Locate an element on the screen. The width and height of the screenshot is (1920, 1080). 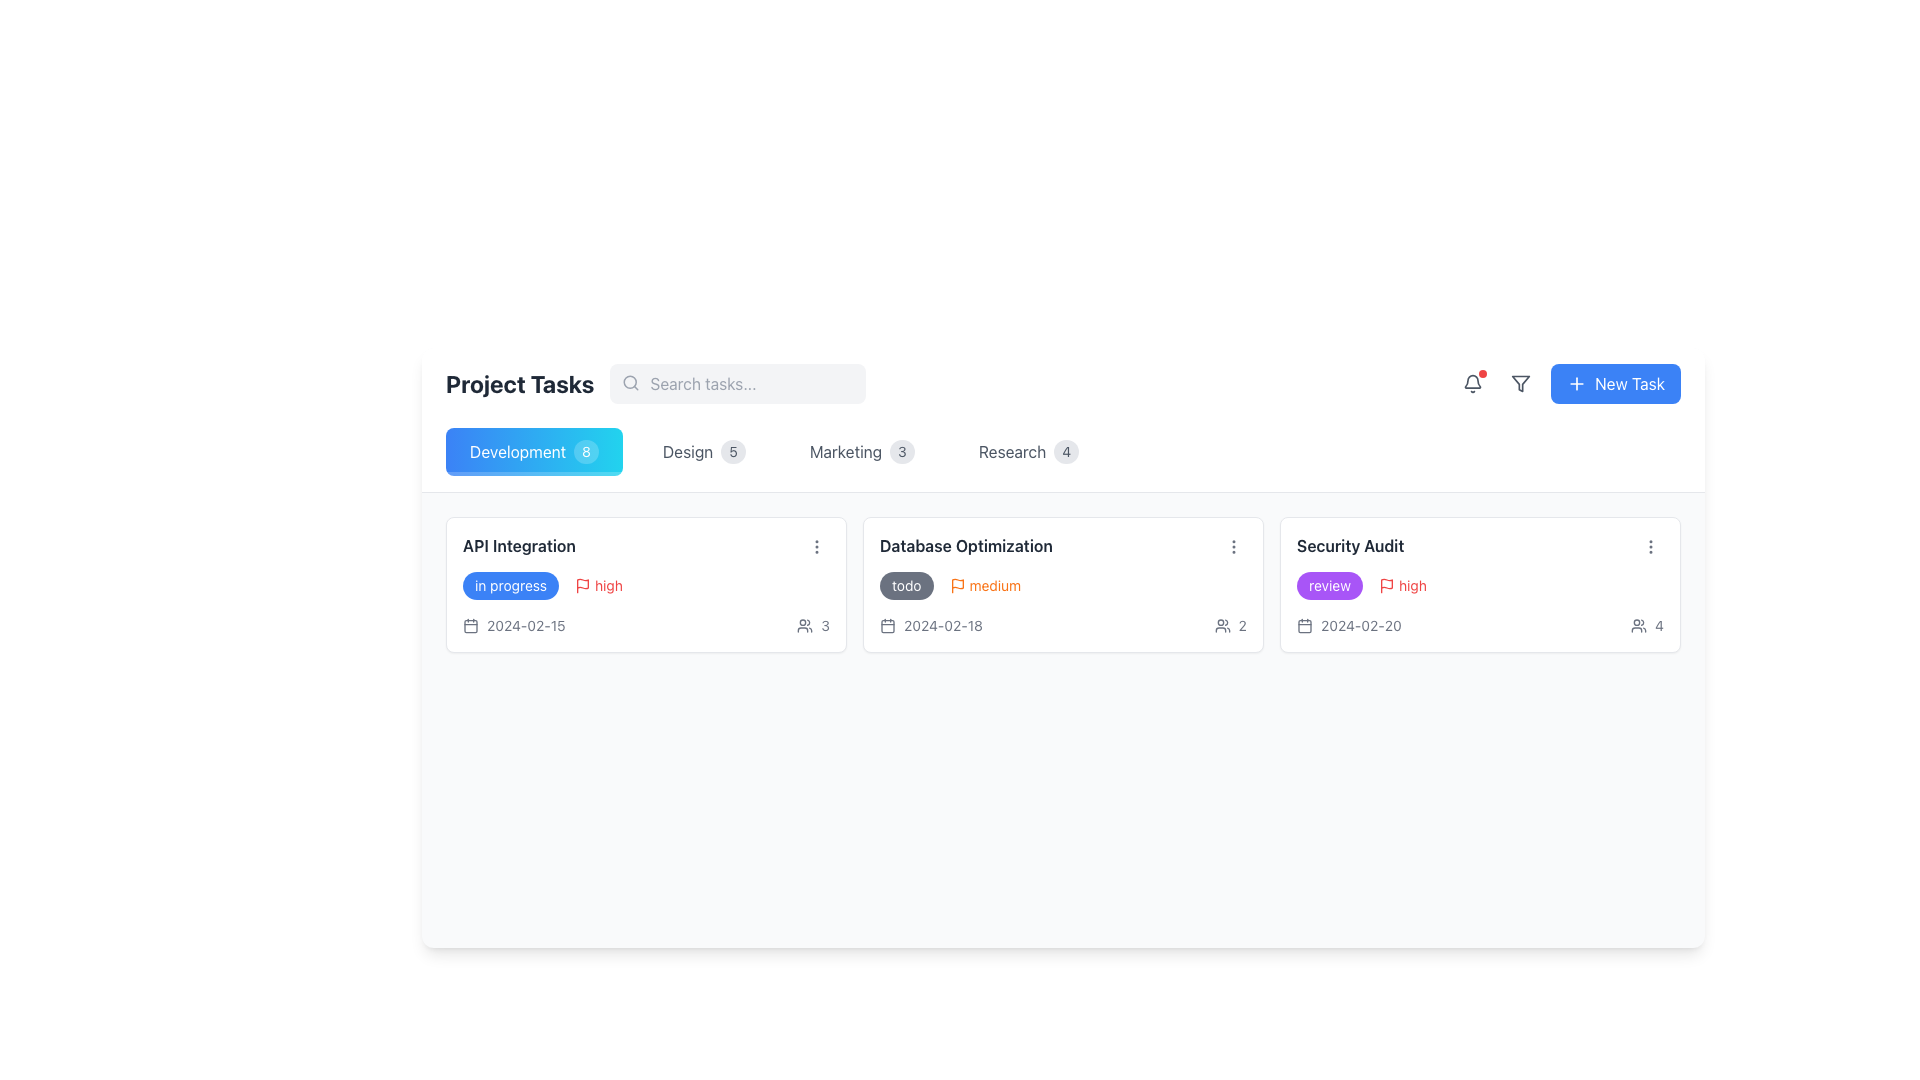
the 'Development' text label is located at coordinates (518, 451).